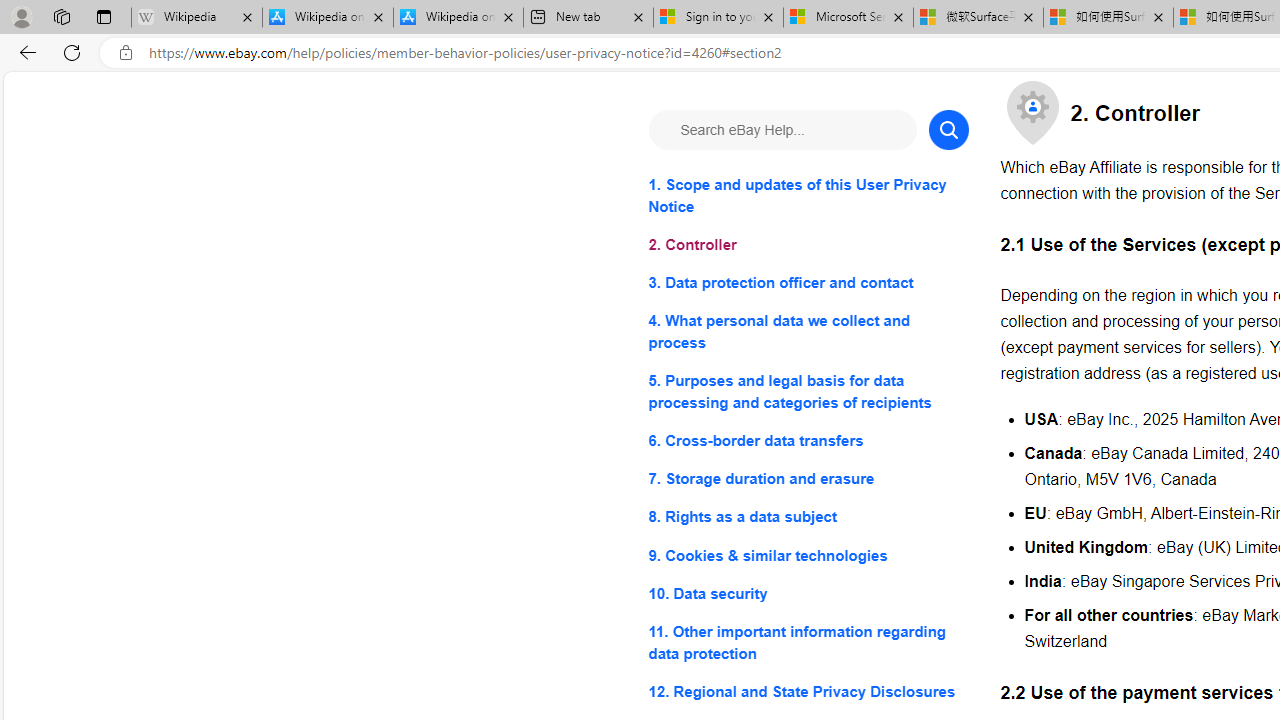  What do you see at coordinates (808, 642) in the screenshot?
I see `'11. Other important information regarding data protection'` at bounding box center [808, 642].